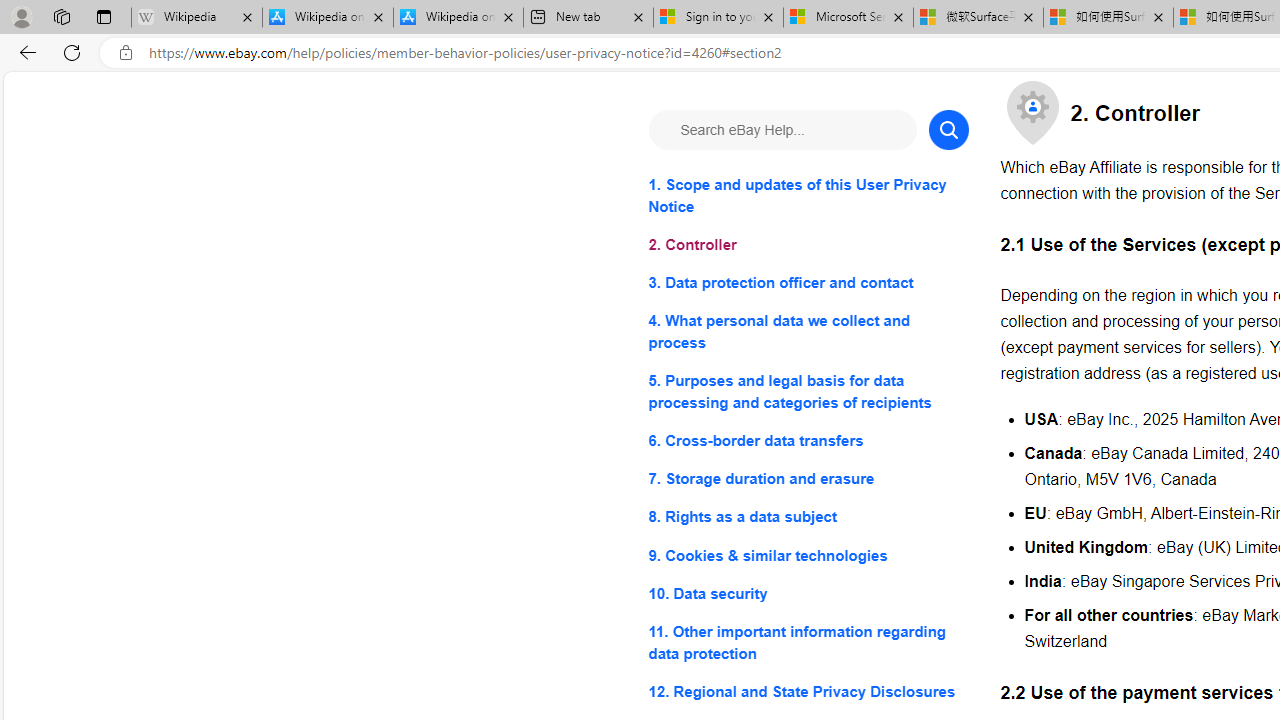  What do you see at coordinates (808, 642) in the screenshot?
I see `'11. Other important information regarding data protection'` at bounding box center [808, 642].